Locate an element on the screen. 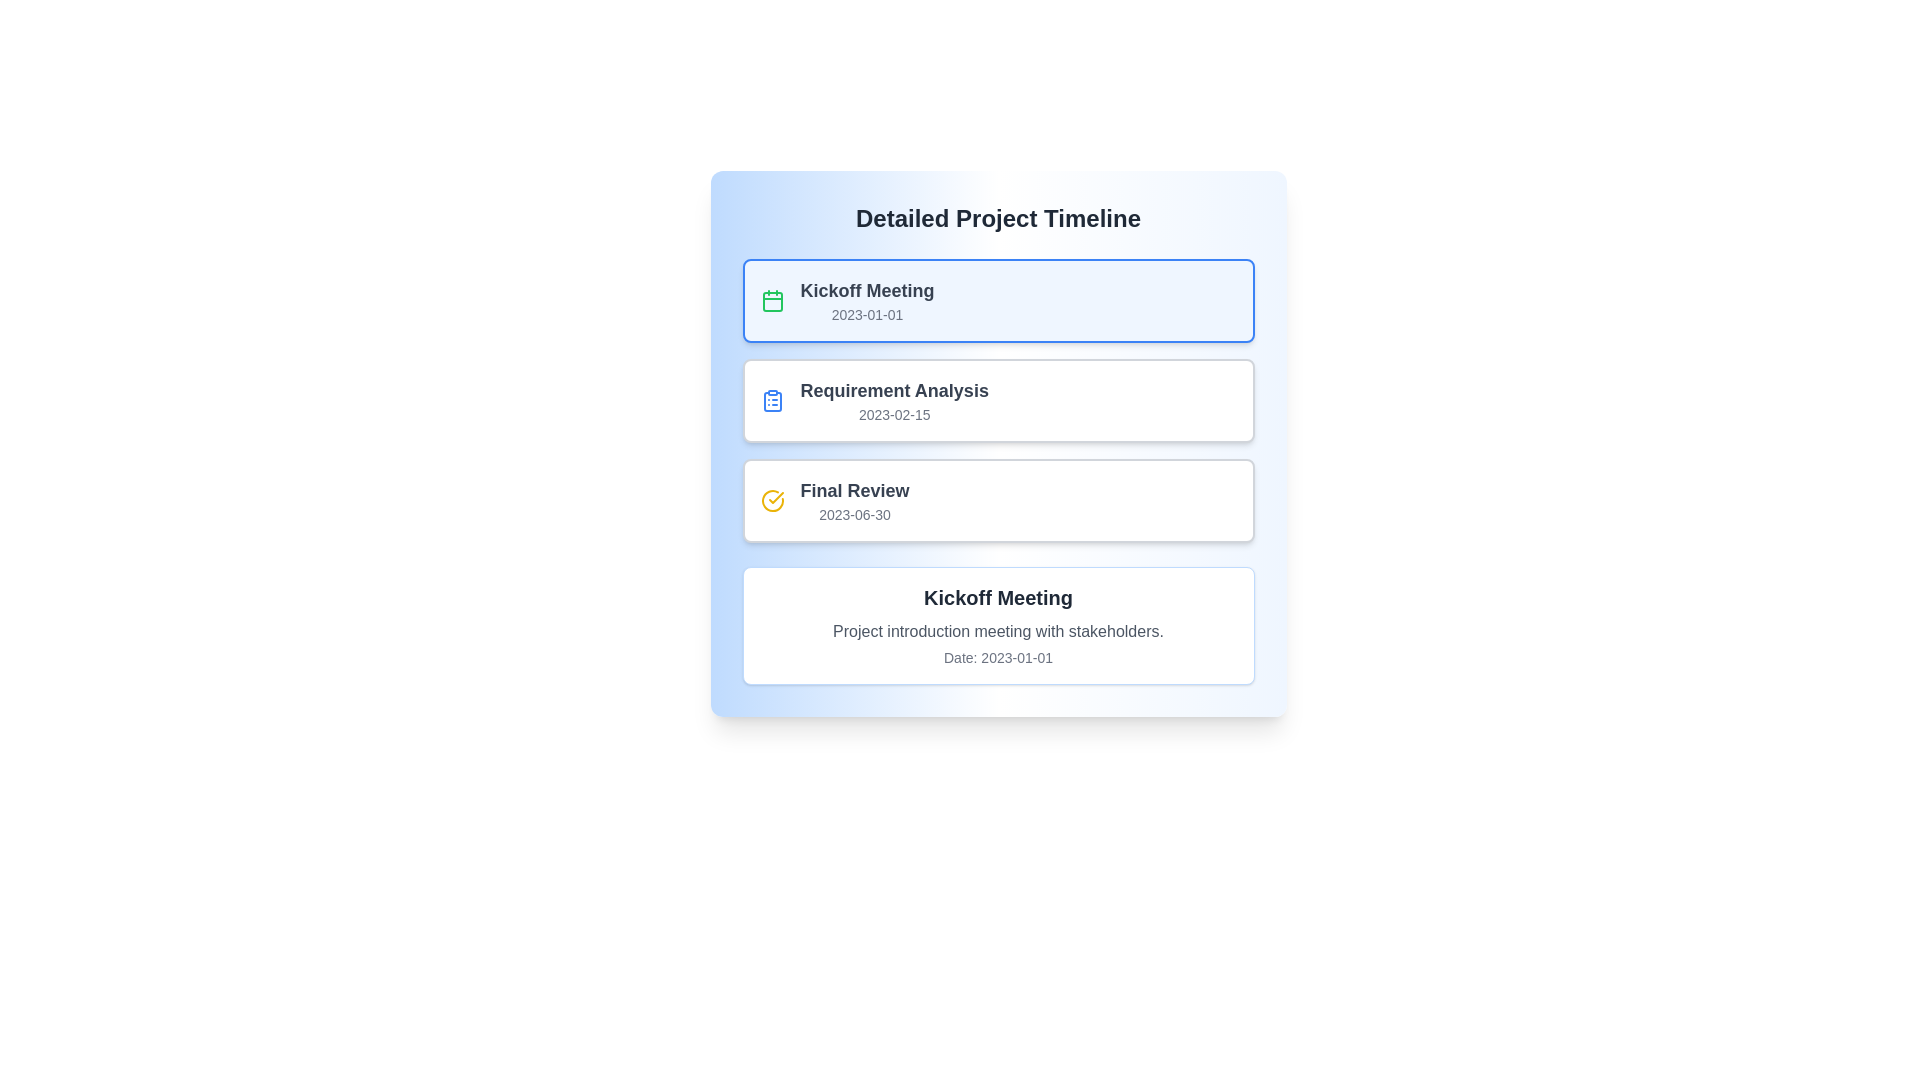 The height and width of the screenshot is (1080, 1920). the text label displaying 'Final Review', which is styled in bold and dark gray, located centrally within the third section of the chronological list under 'Detailed Project Timeline' is located at coordinates (854, 490).